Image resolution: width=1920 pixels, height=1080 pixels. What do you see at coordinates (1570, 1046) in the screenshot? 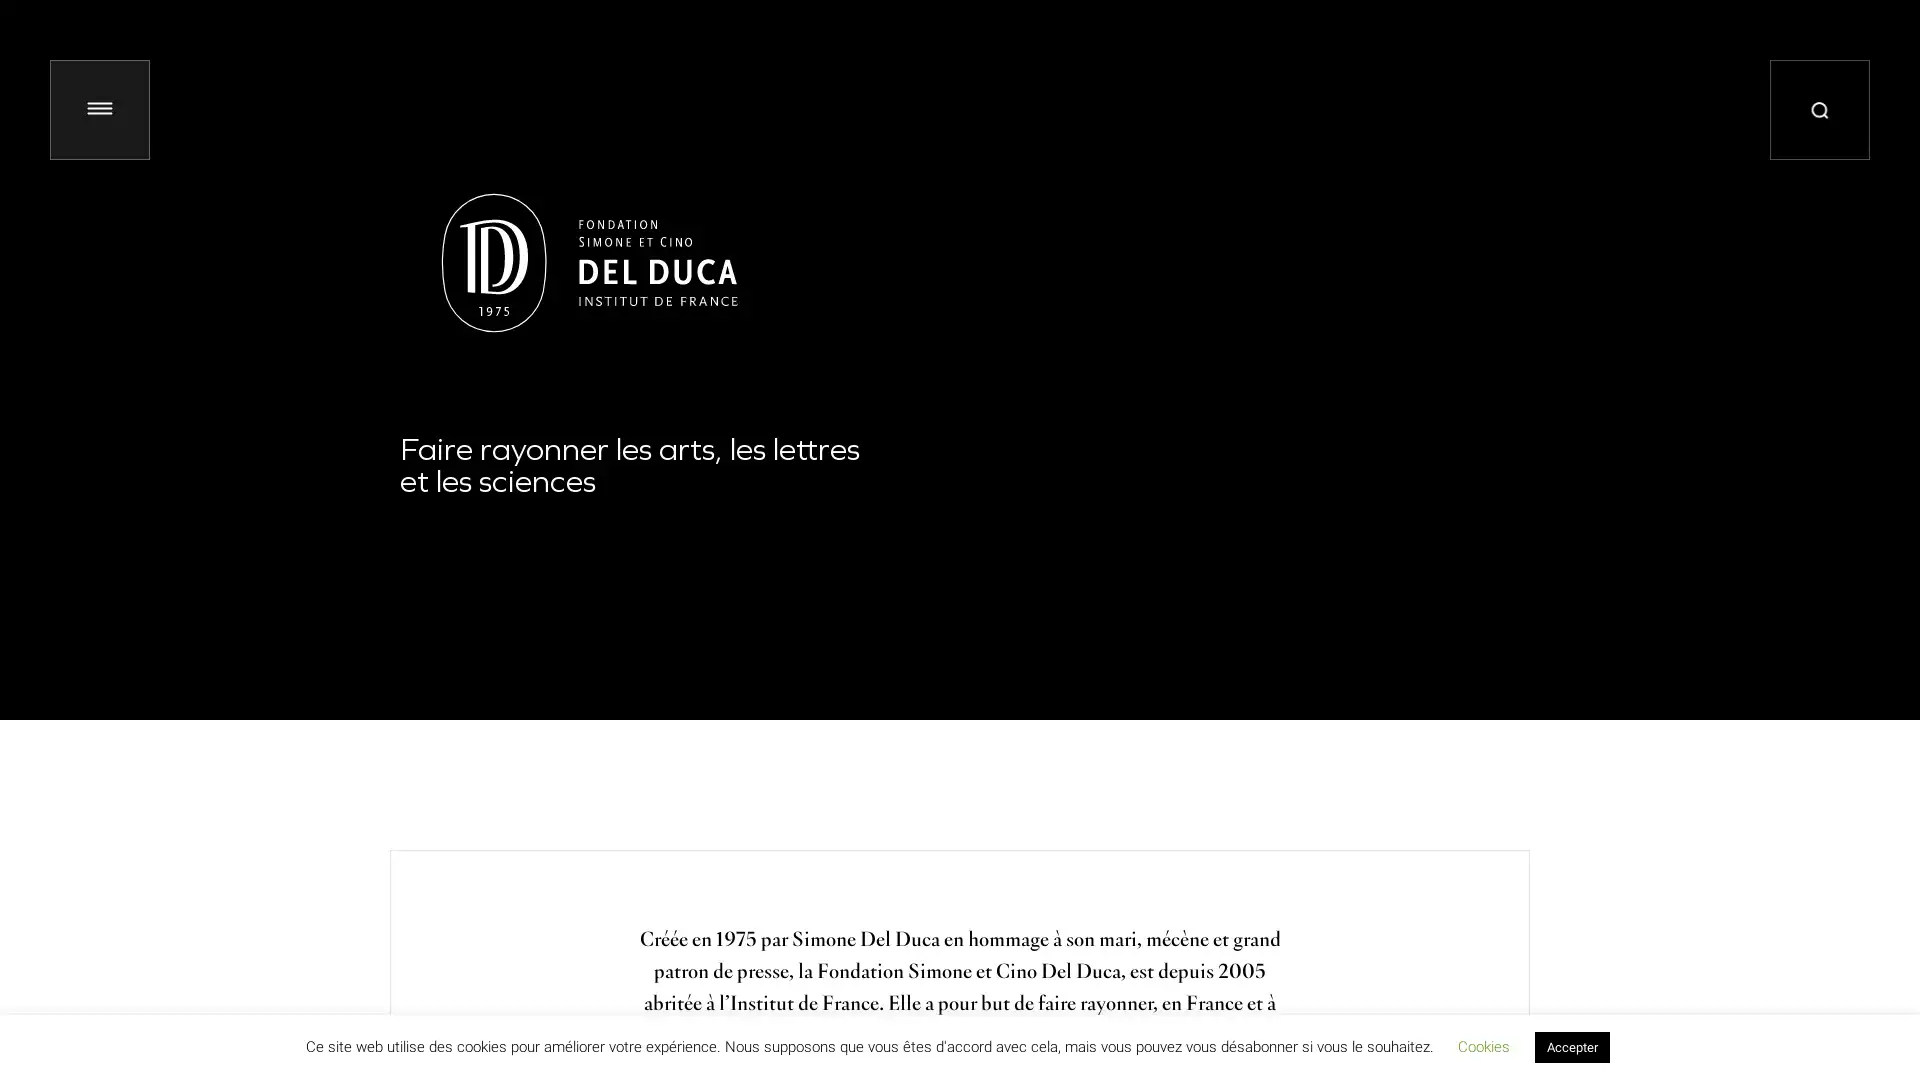
I see `Accepter` at bounding box center [1570, 1046].